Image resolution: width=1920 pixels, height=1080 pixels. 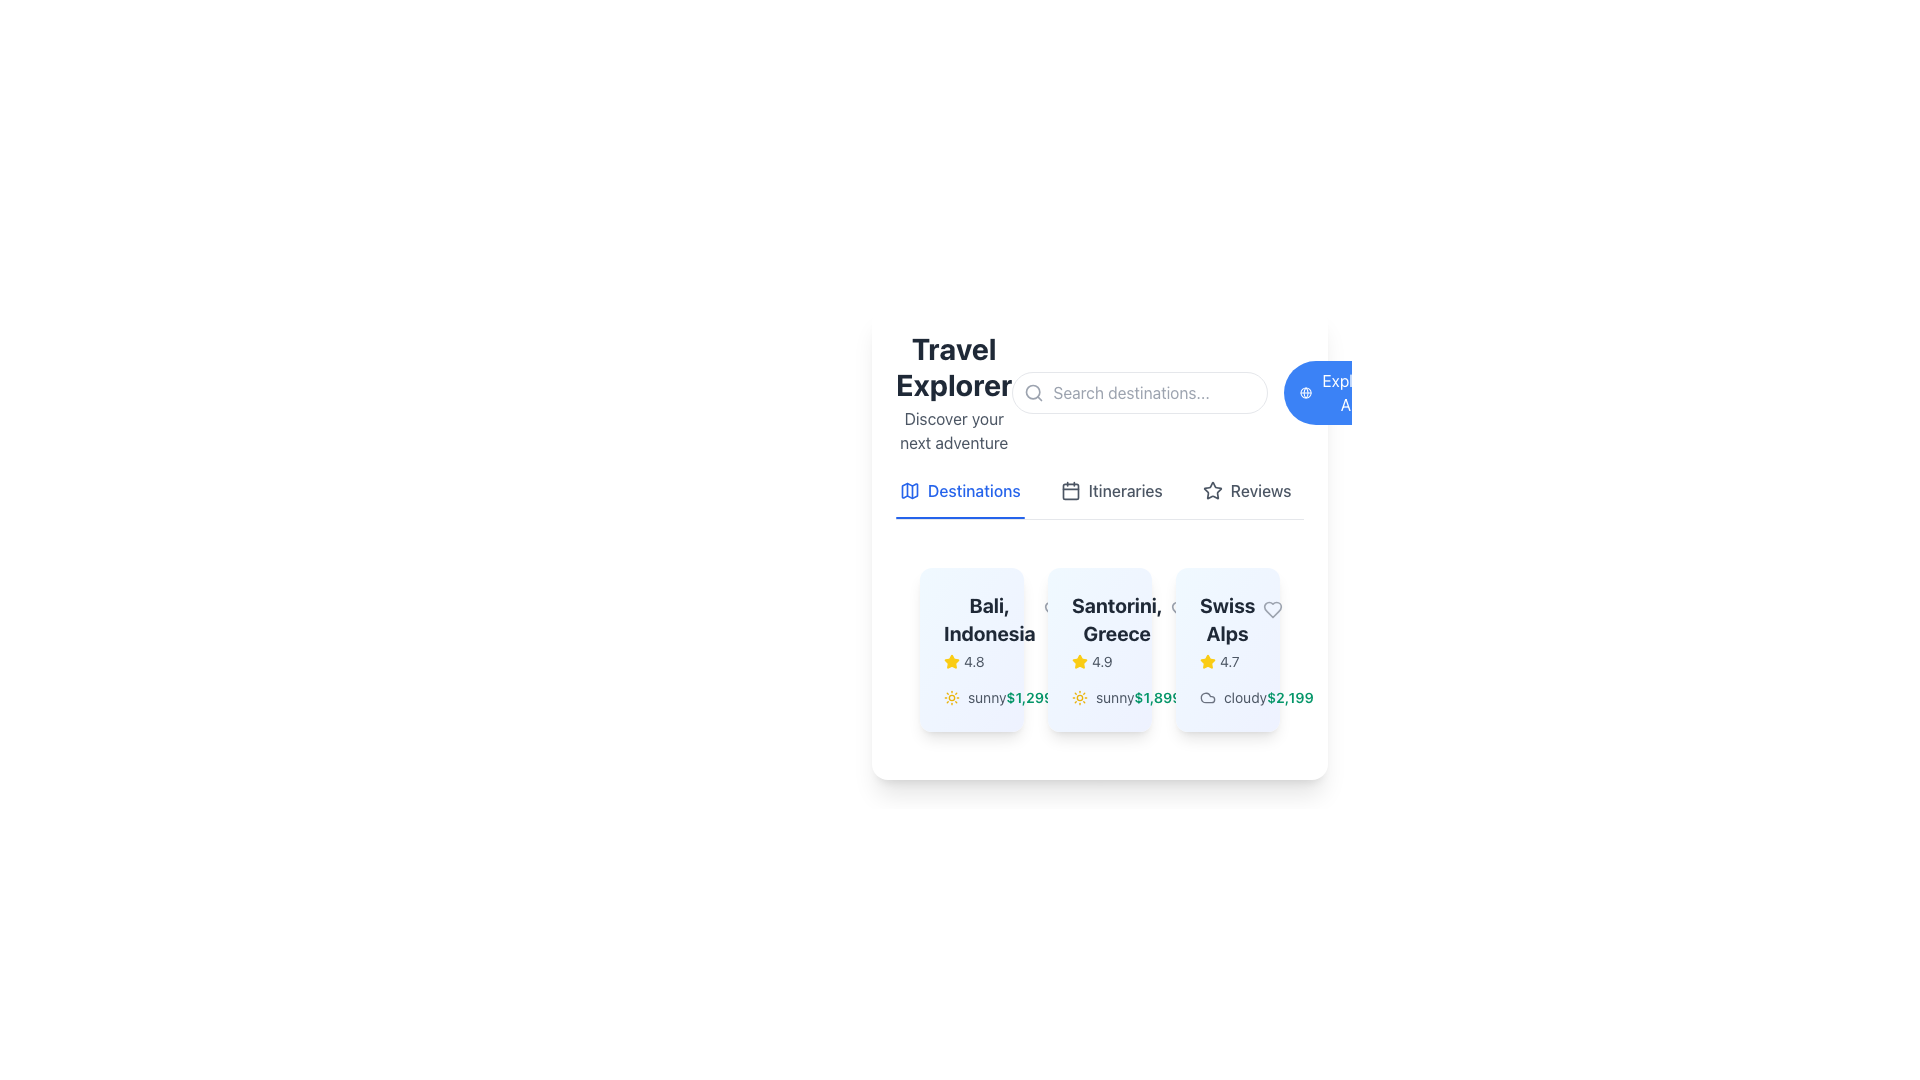 What do you see at coordinates (953, 430) in the screenshot?
I see `text information from the descriptive subtitle located beneath the 'Travel Explorer' header in the top-left section of the interface` at bounding box center [953, 430].